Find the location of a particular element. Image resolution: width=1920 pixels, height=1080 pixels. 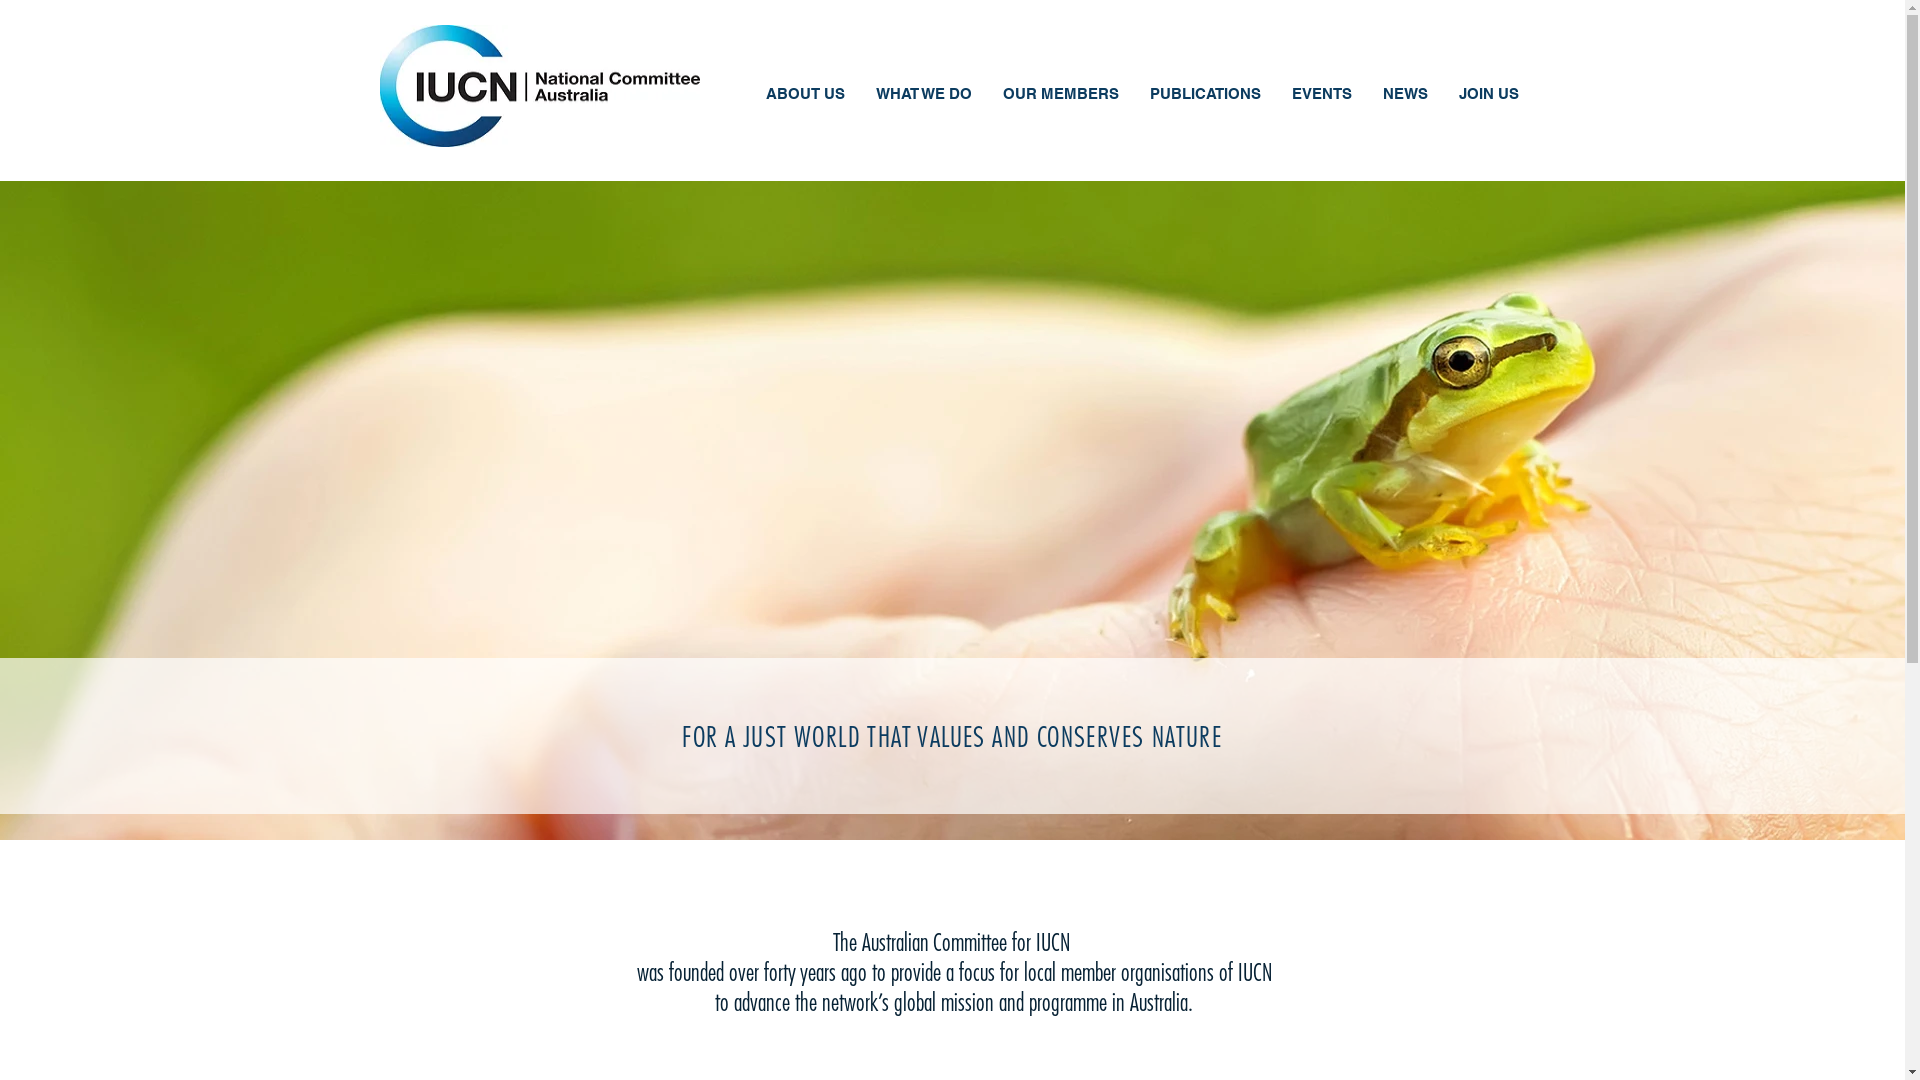

'EVENTS' is located at coordinates (1321, 95).